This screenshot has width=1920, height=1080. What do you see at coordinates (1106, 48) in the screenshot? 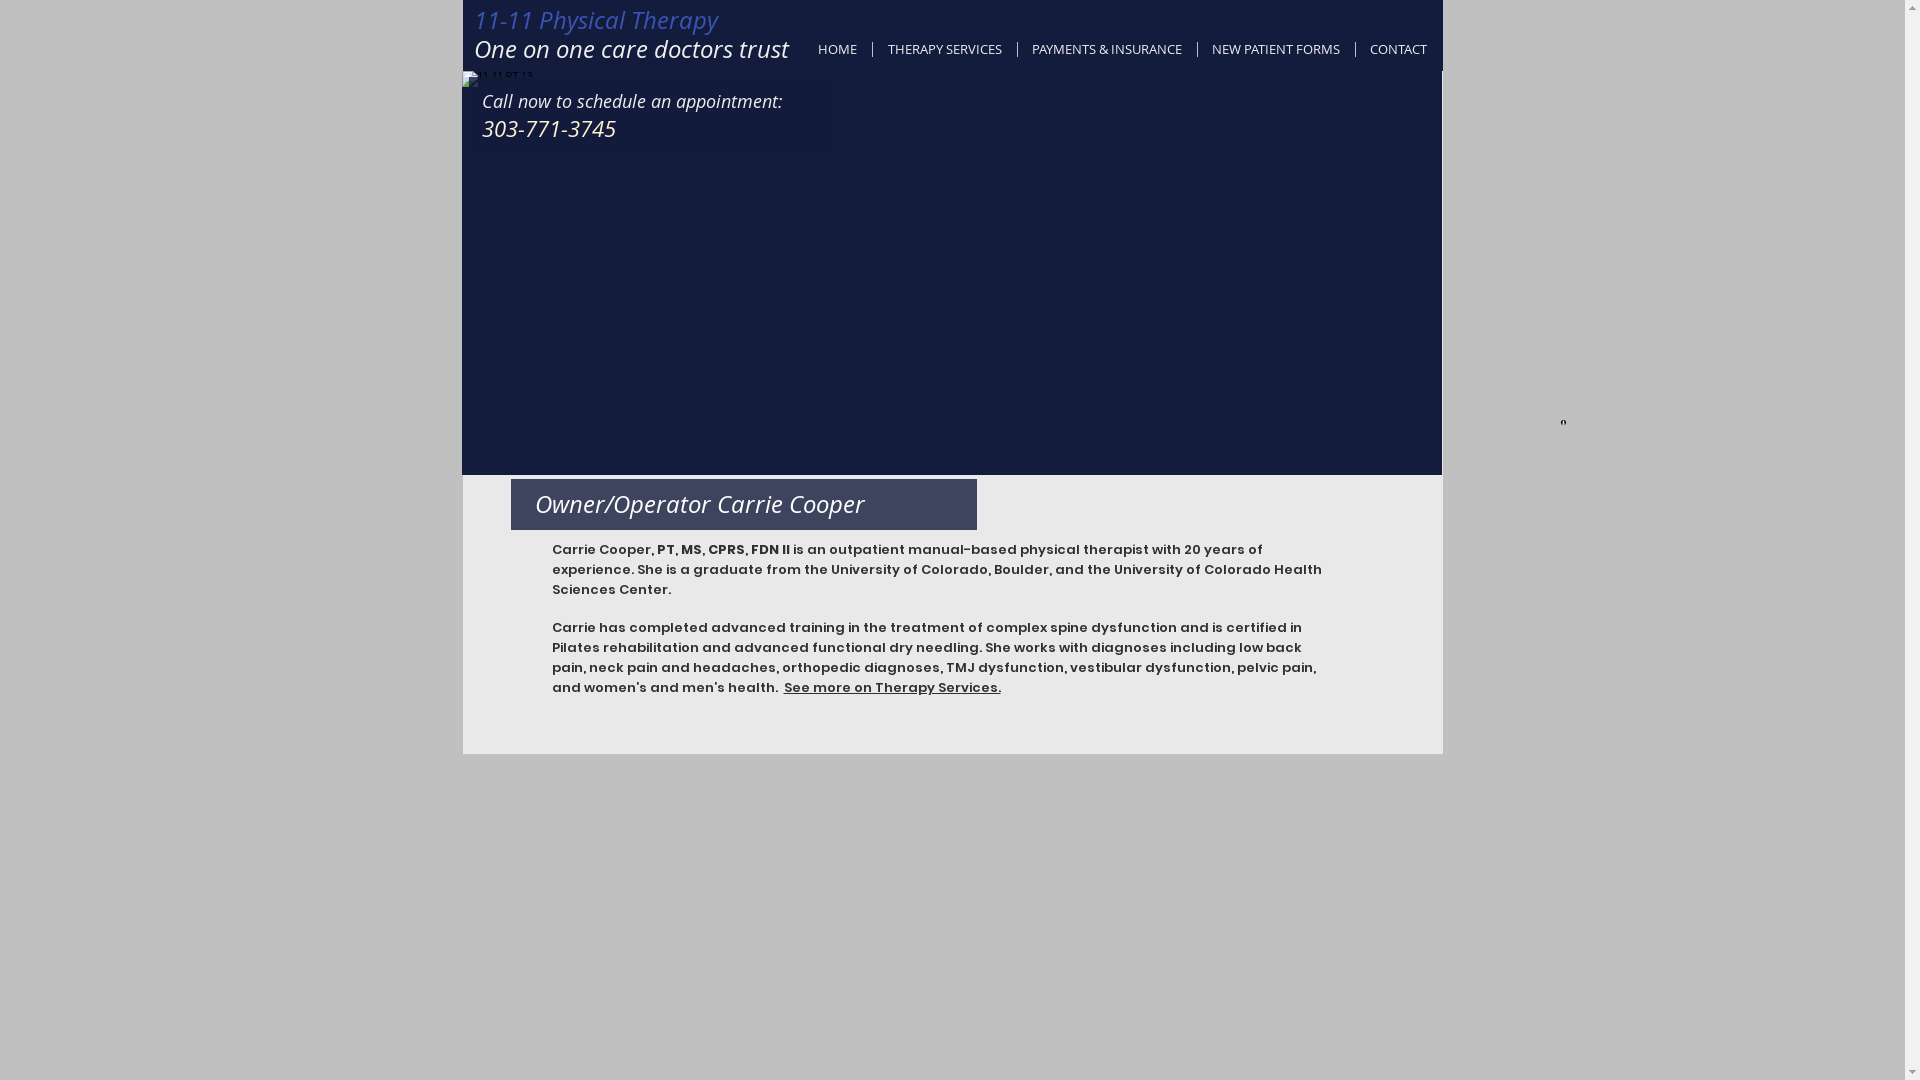
I see `'PAYMENTS & INSURANCE'` at bounding box center [1106, 48].